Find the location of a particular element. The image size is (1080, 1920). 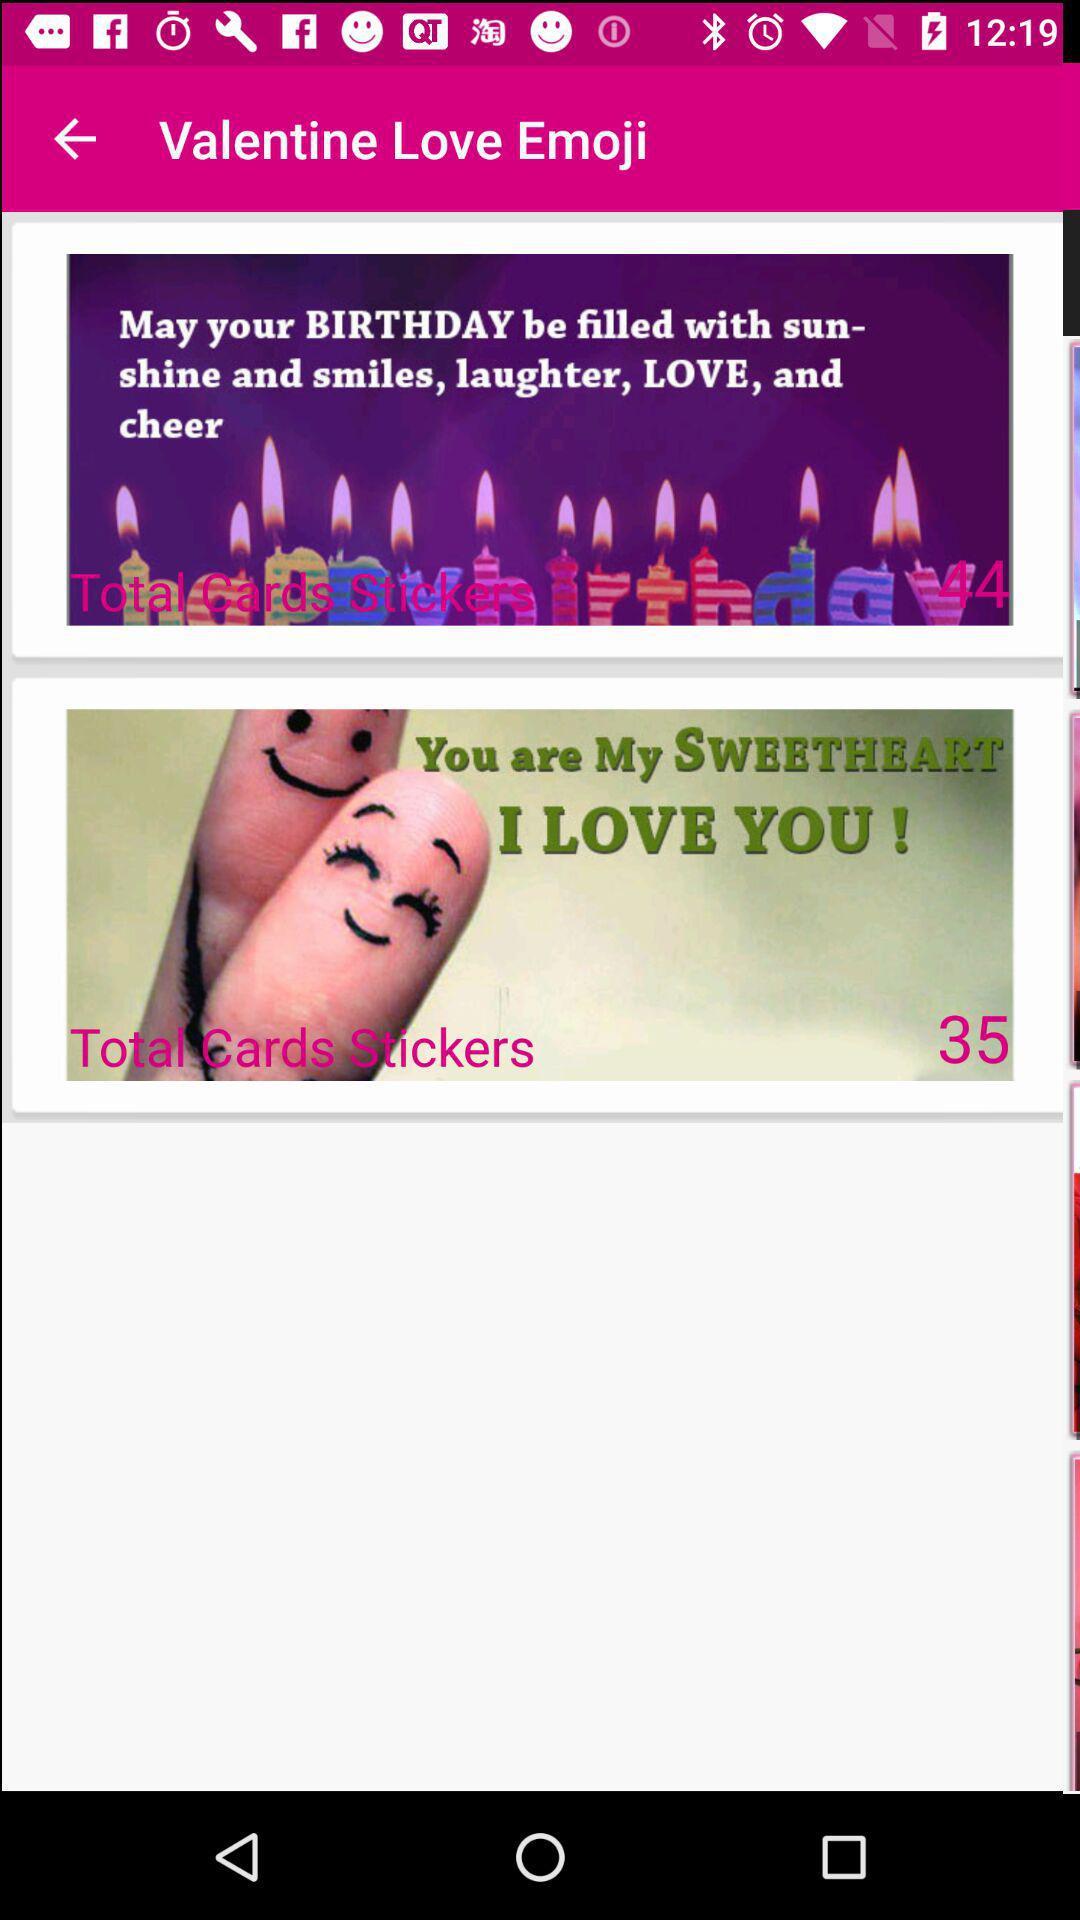

35 is located at coordinates (974, 1037).